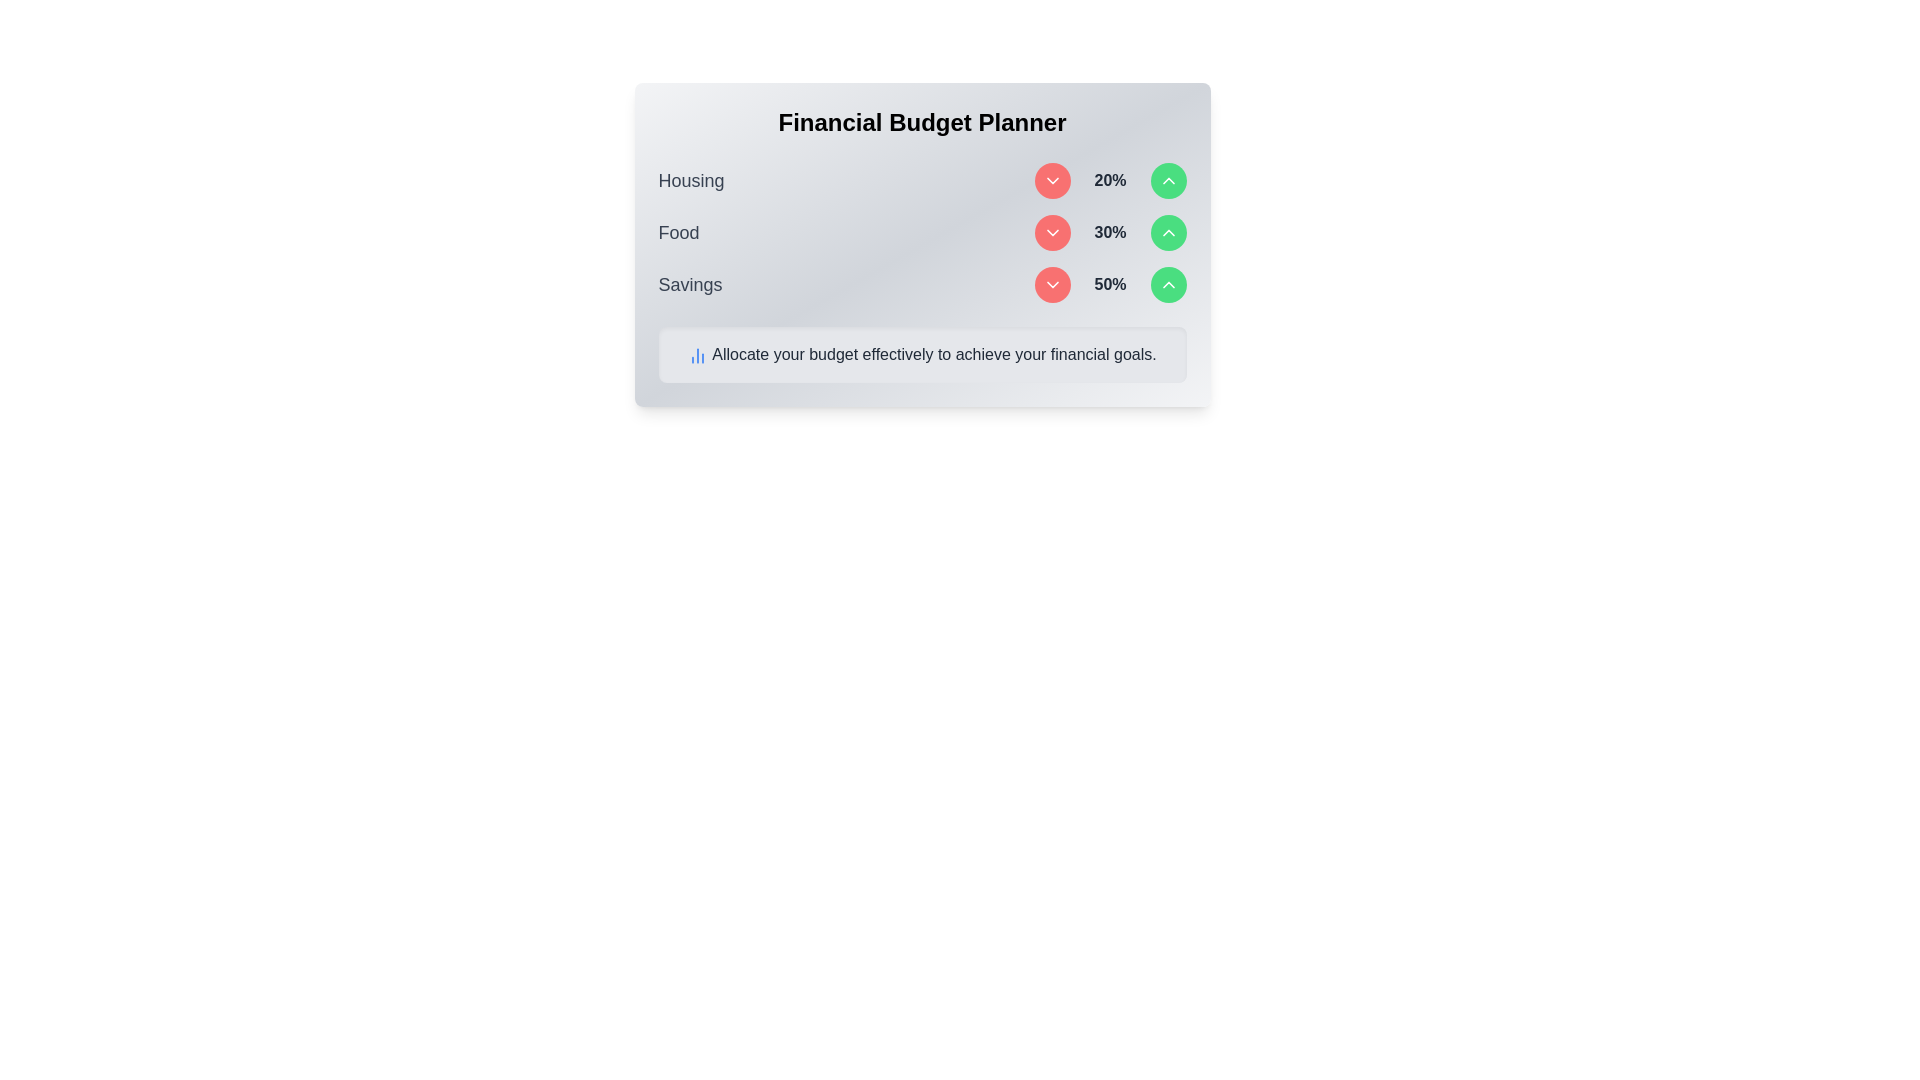 The image size is (1920, 1080). Describe the element at coordinates (1168, 181) in the screenshot. I see `the increment button located at the rightmost side of the row labeled '20%', which is visually aligned with the '20%' text and the red circular button with a downward-pointing chevron` at that location.